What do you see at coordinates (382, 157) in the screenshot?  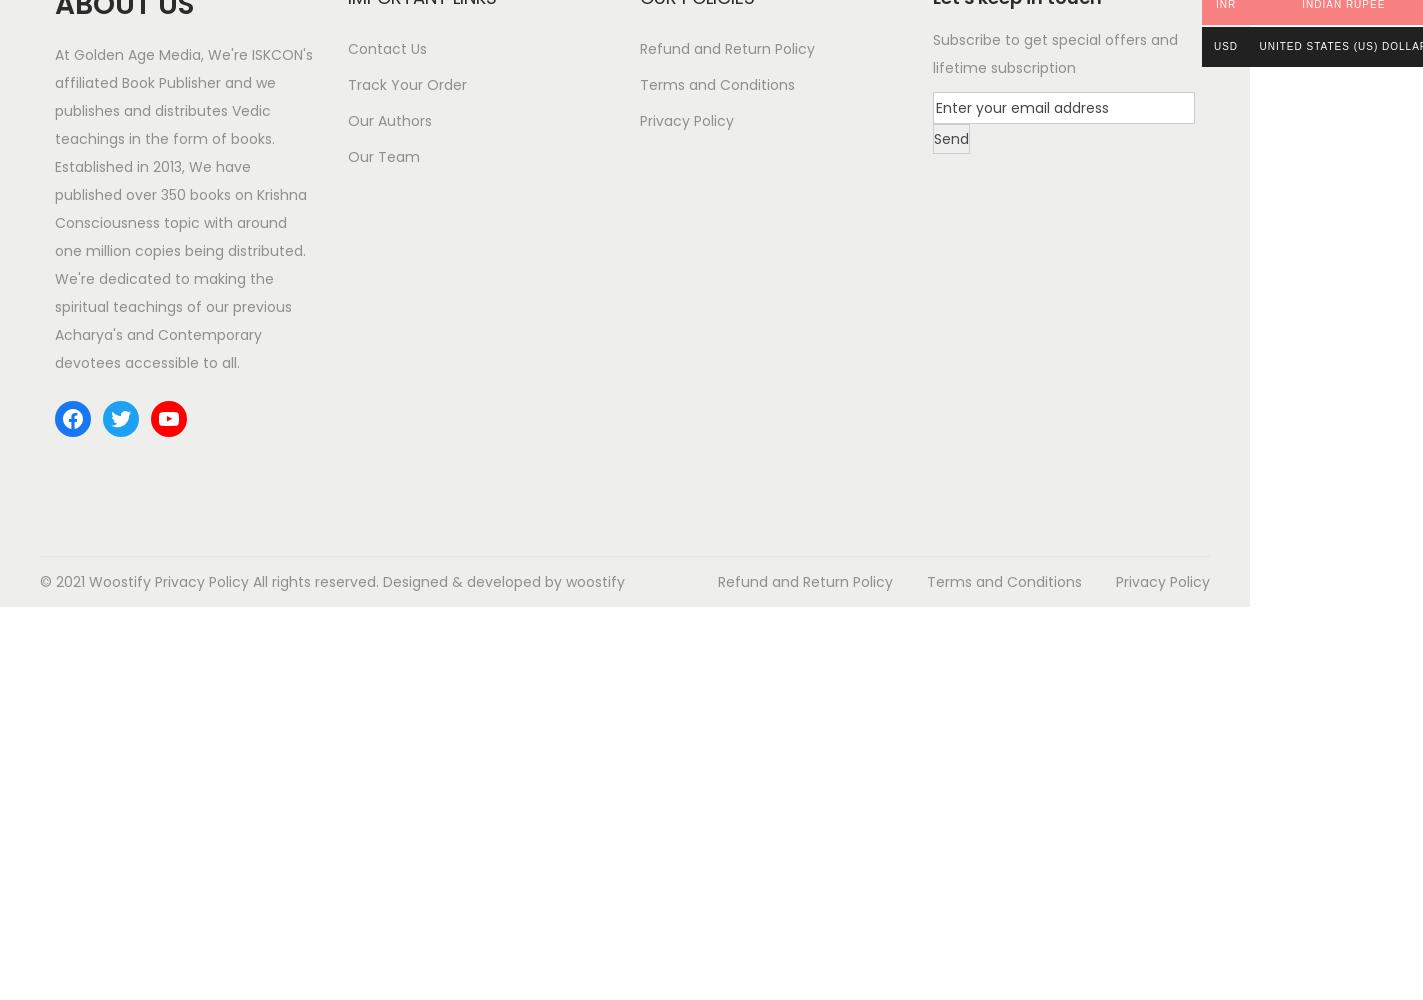 I see `'Our Team'` at bounding box center [382, 157].